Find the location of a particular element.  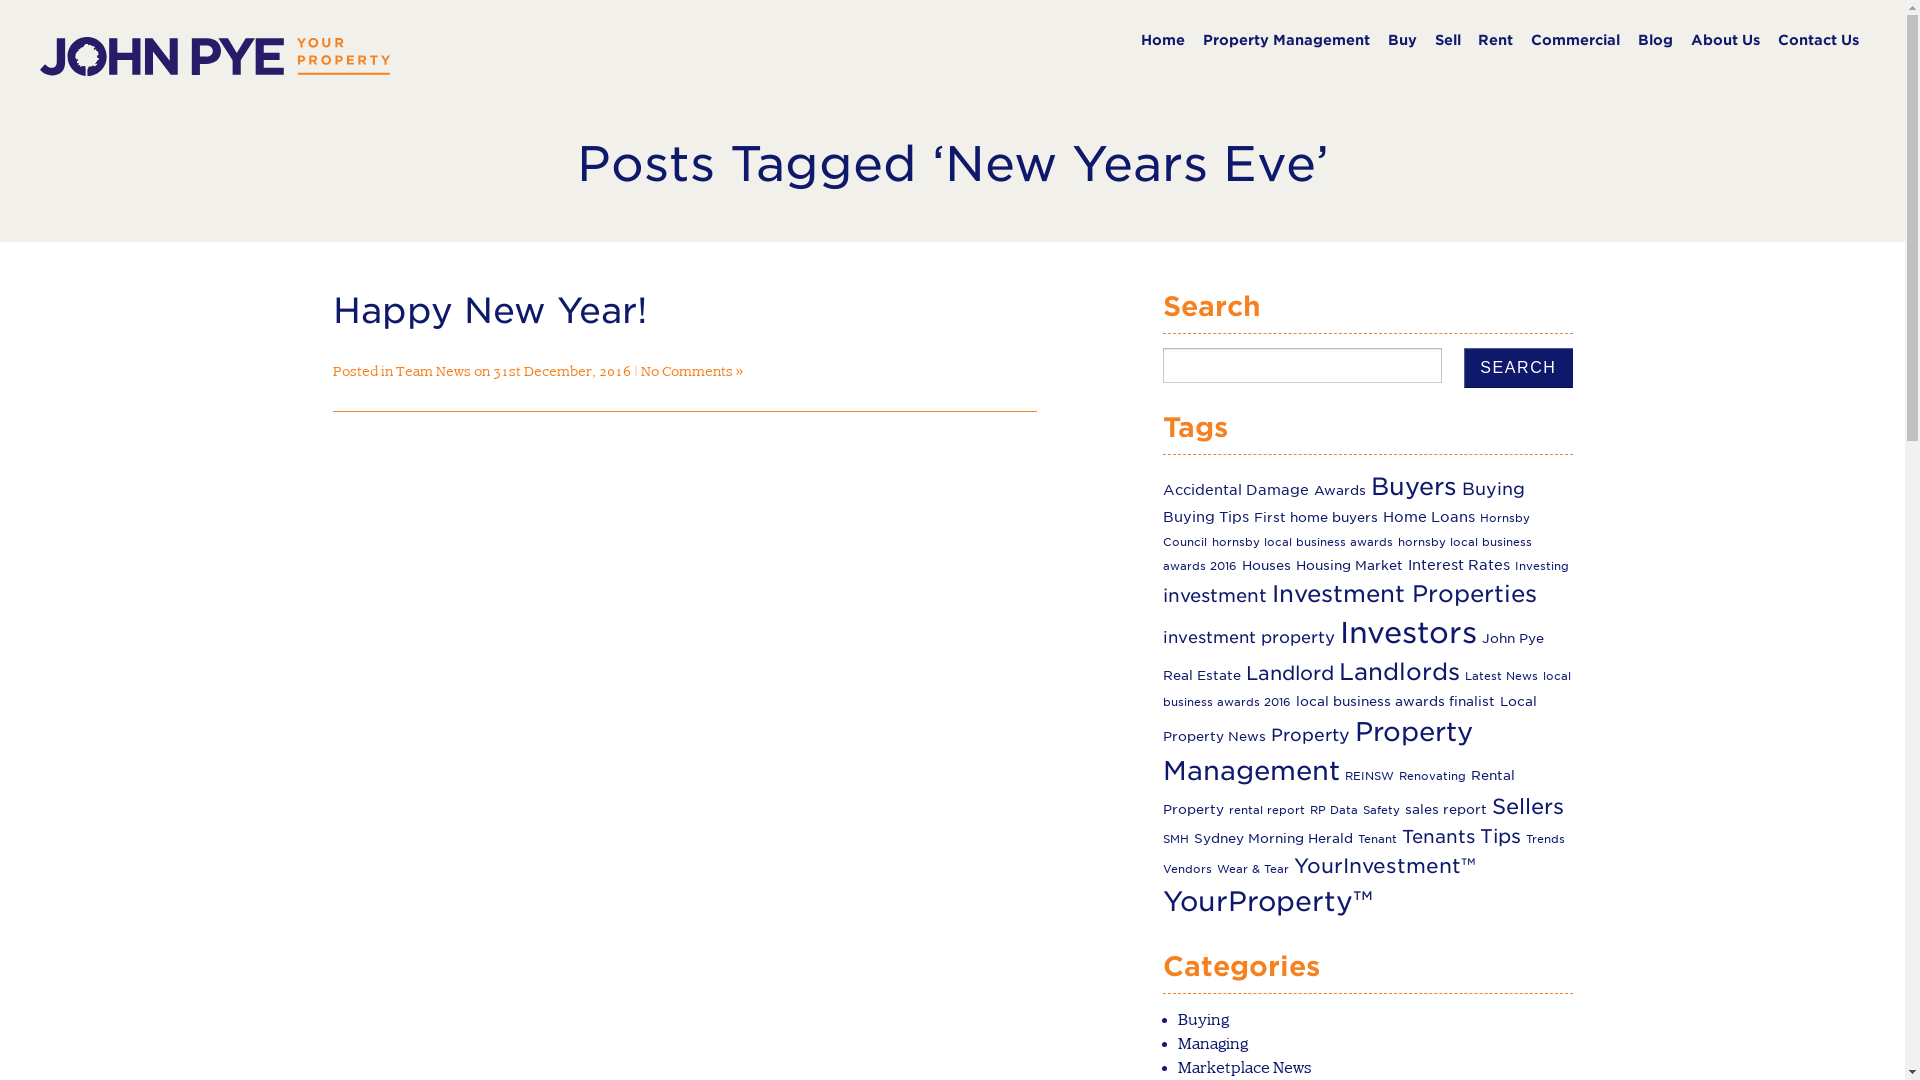

'Managing' is located at coordinates (1212, 1042).